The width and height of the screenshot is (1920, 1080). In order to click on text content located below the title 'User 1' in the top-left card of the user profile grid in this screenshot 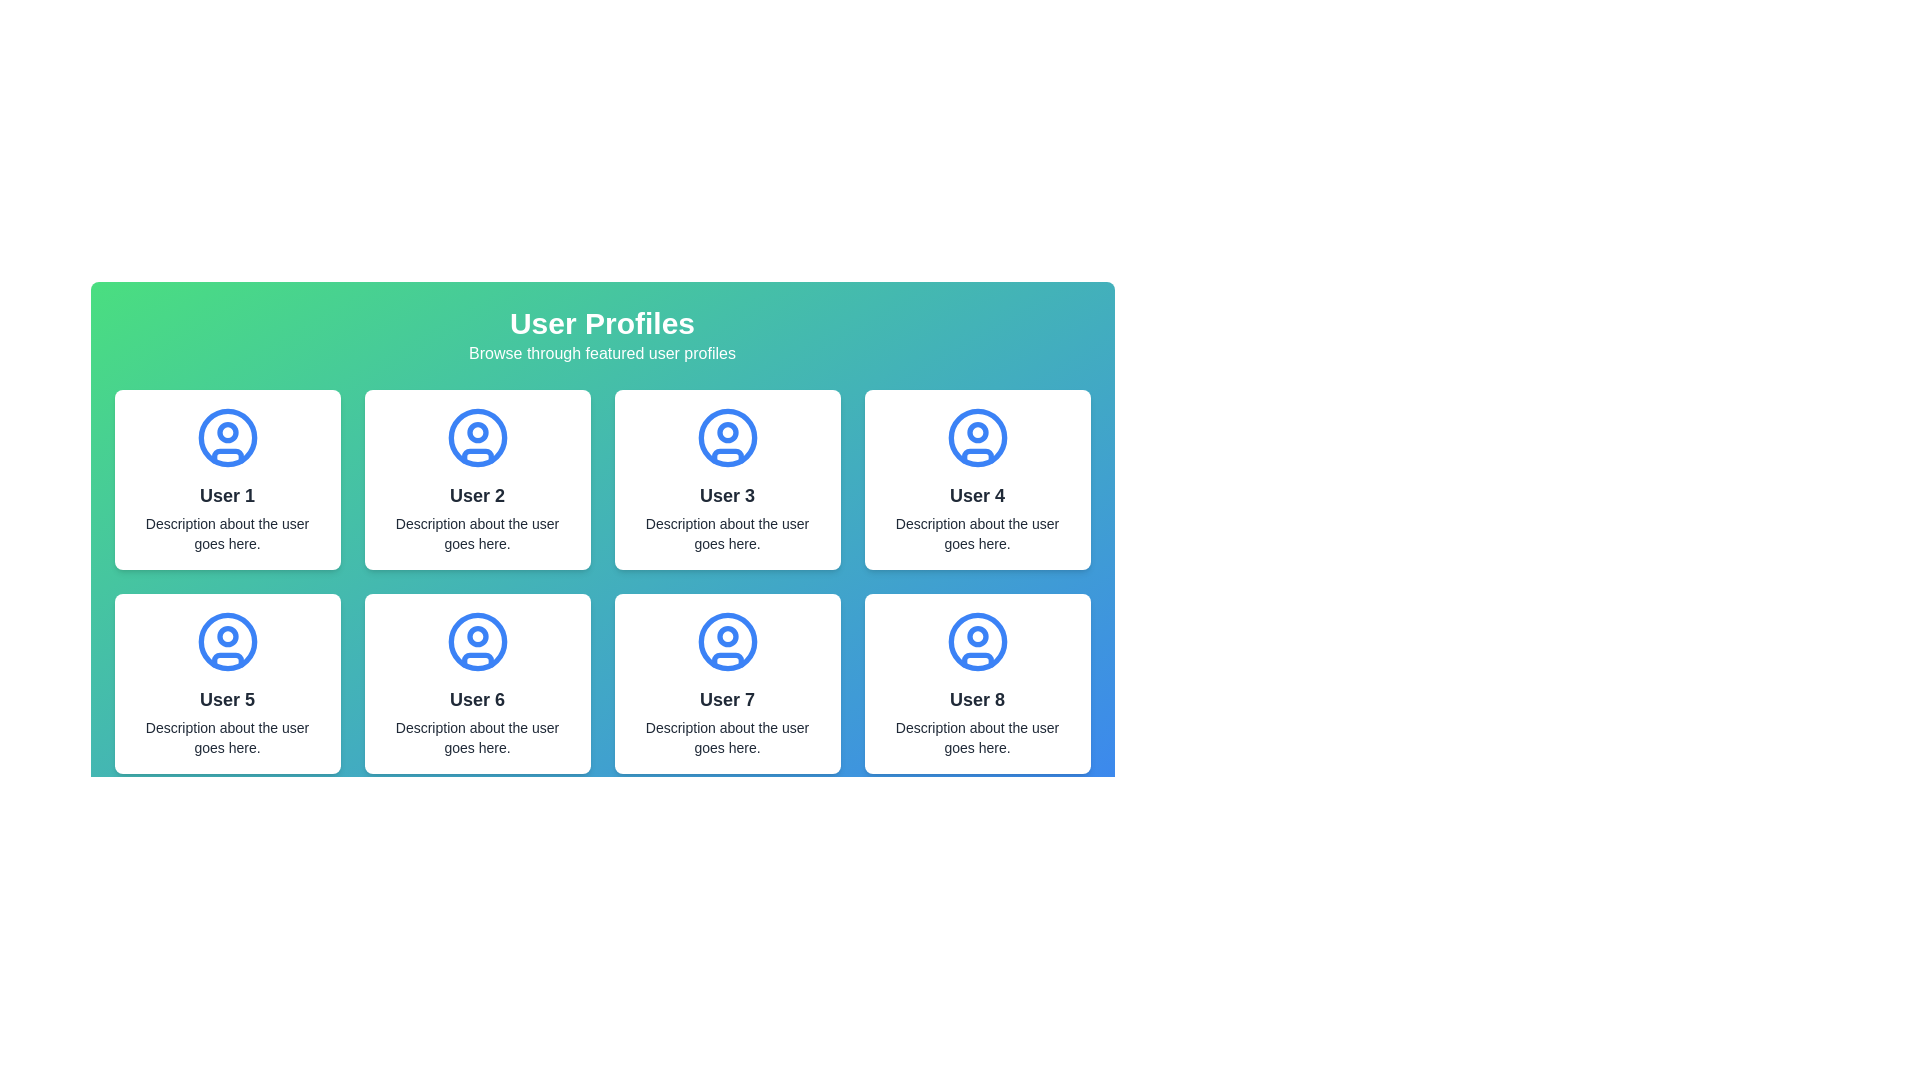, I will do `click(227, 532)`.